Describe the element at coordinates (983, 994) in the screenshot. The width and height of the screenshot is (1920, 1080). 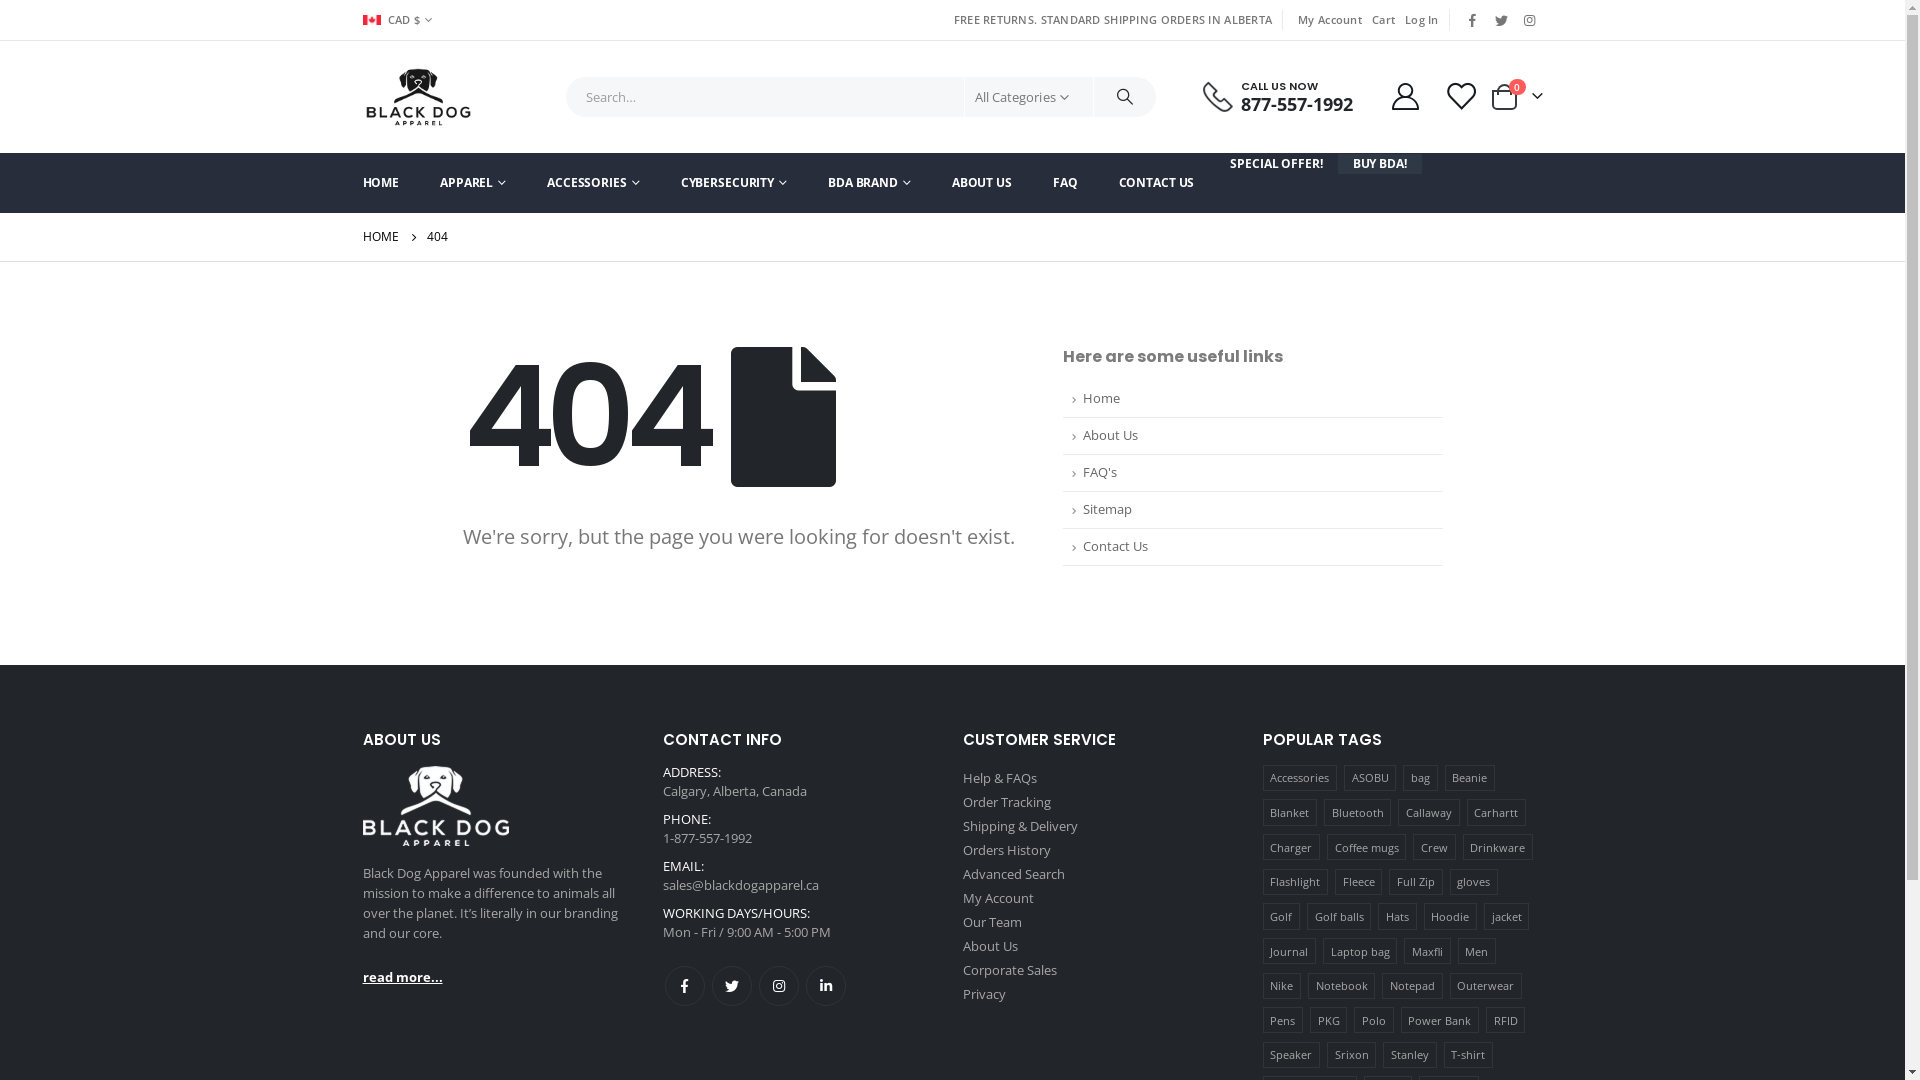
I see `'Privacy'` at that location.